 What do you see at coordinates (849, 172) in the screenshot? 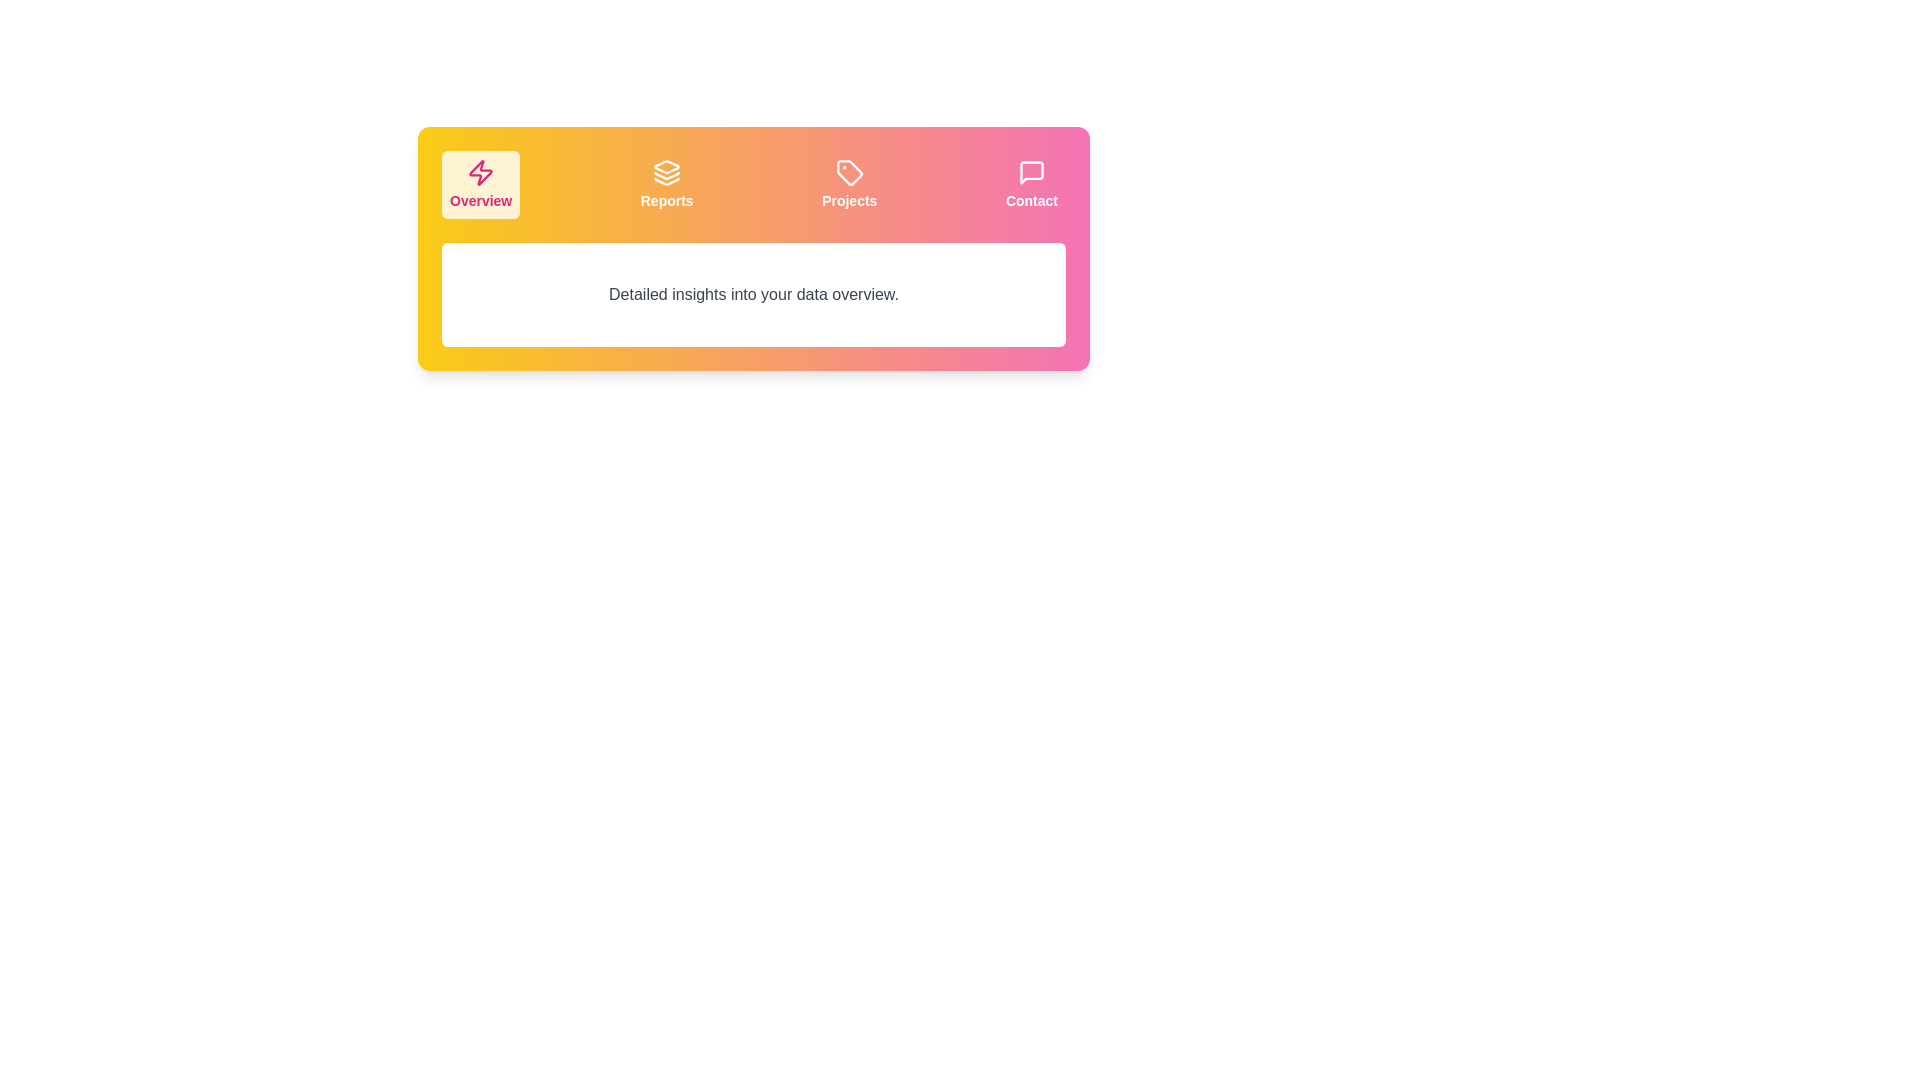
I see `the red price tag icon located in the navigation bar next to the 'Projects' label to interact with the Projects section` at bounding box center [849, 172].